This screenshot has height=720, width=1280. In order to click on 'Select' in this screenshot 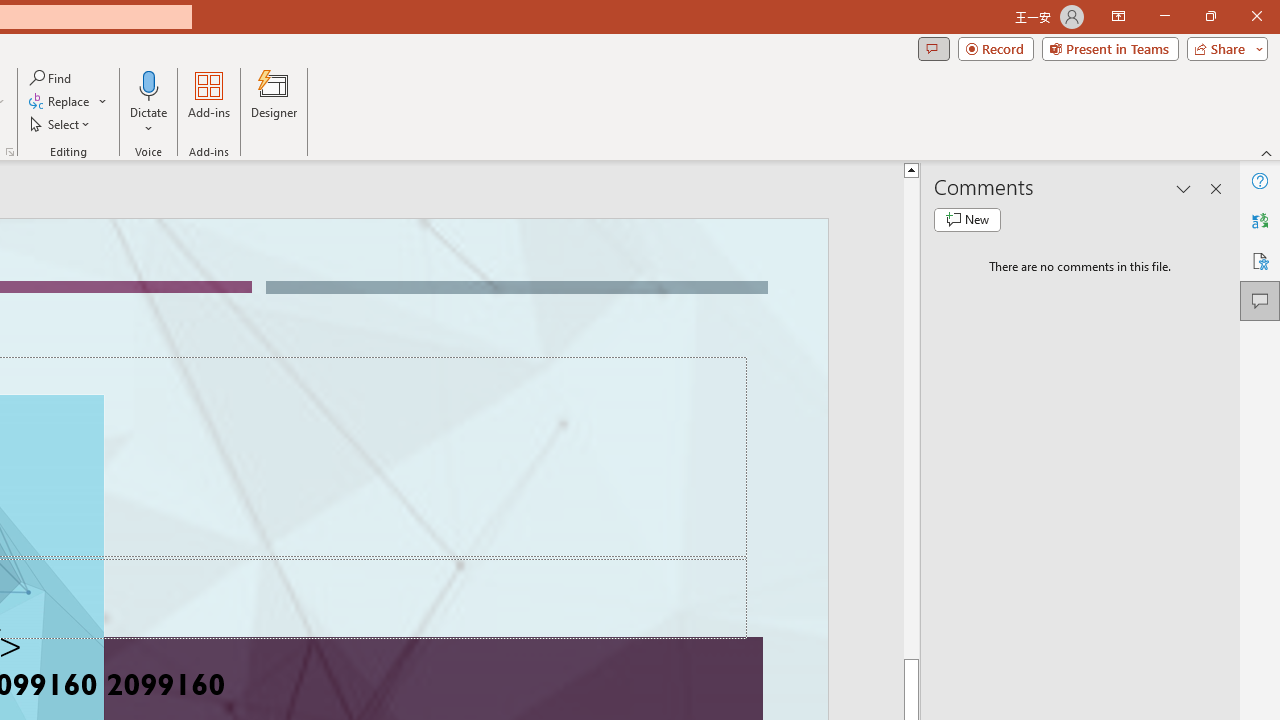, I will do `click(61, 124)`.